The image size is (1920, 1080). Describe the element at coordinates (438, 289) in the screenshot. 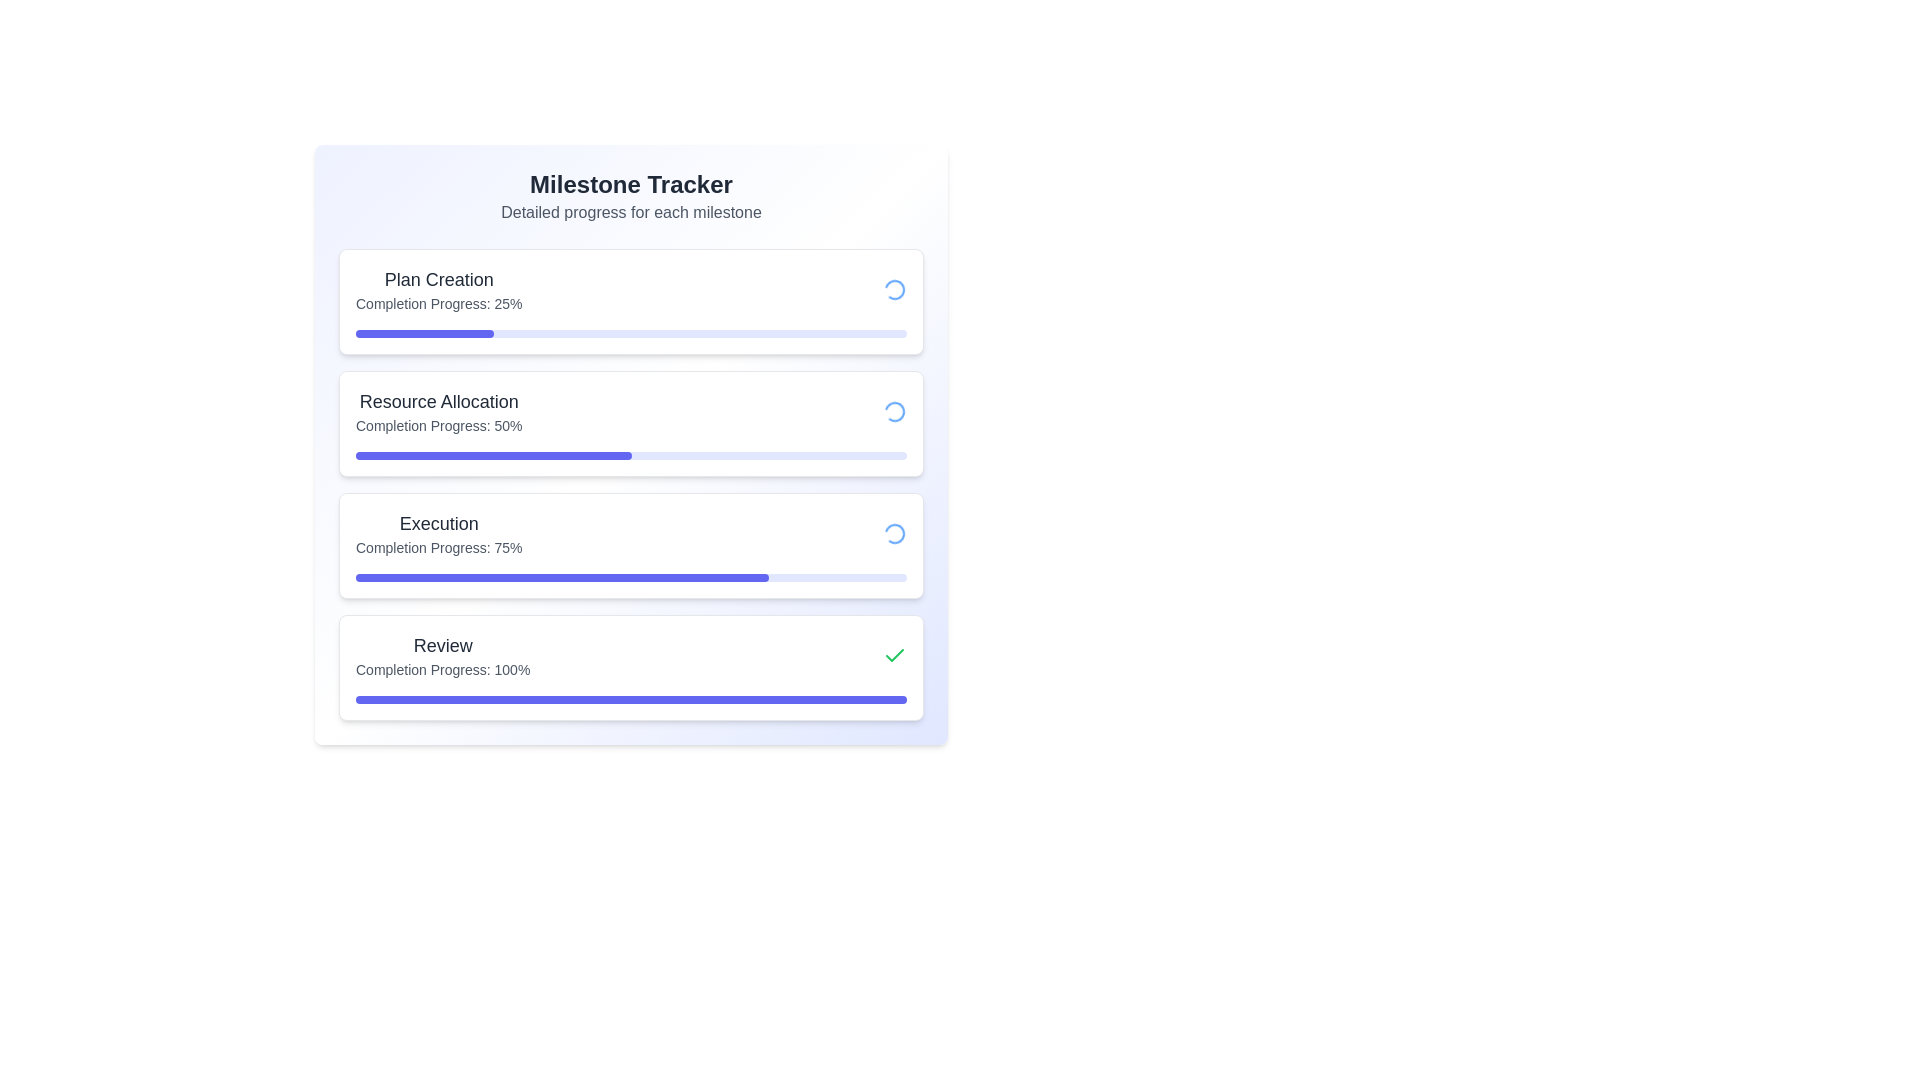

I see `the 'Plan Creation' text block that displays 'Completion Progress: 25%', which is the first item in the vertical list of milestone items` at that location.